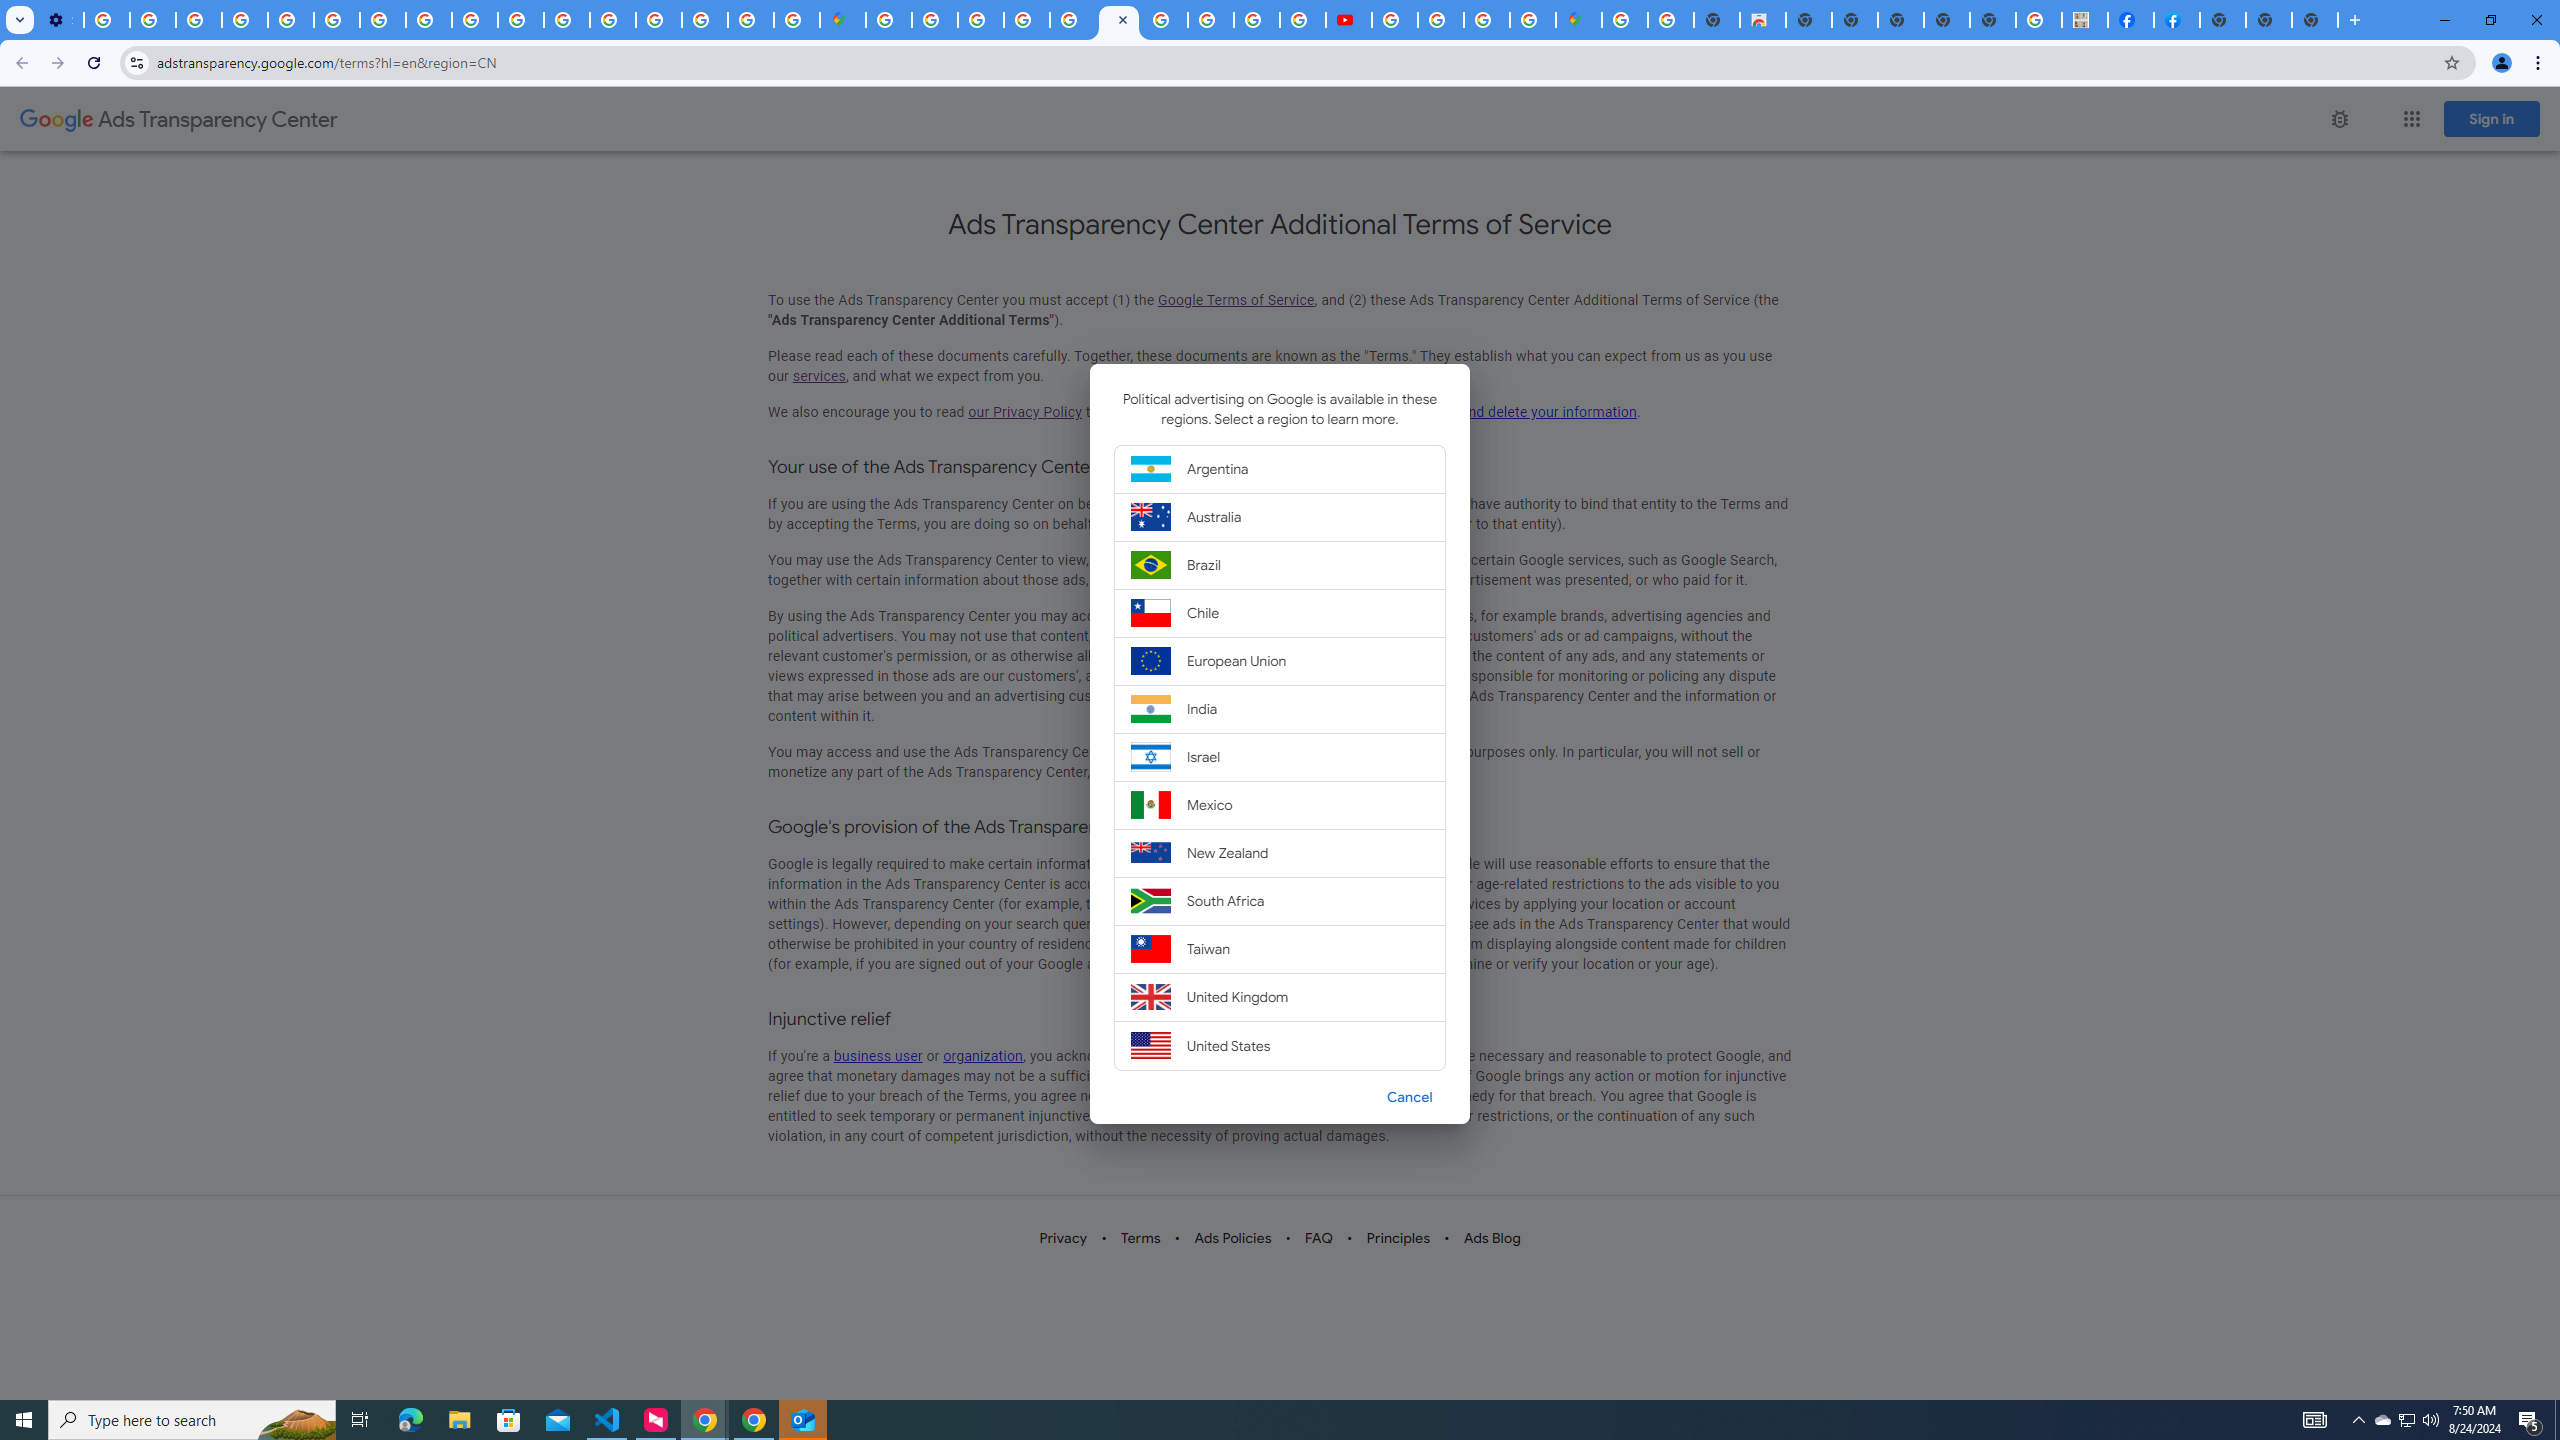 This screenshot has width=2560, height=1440. I want to click on 'Learn how to find your photos - Google Photos Help', so click(151, 19).